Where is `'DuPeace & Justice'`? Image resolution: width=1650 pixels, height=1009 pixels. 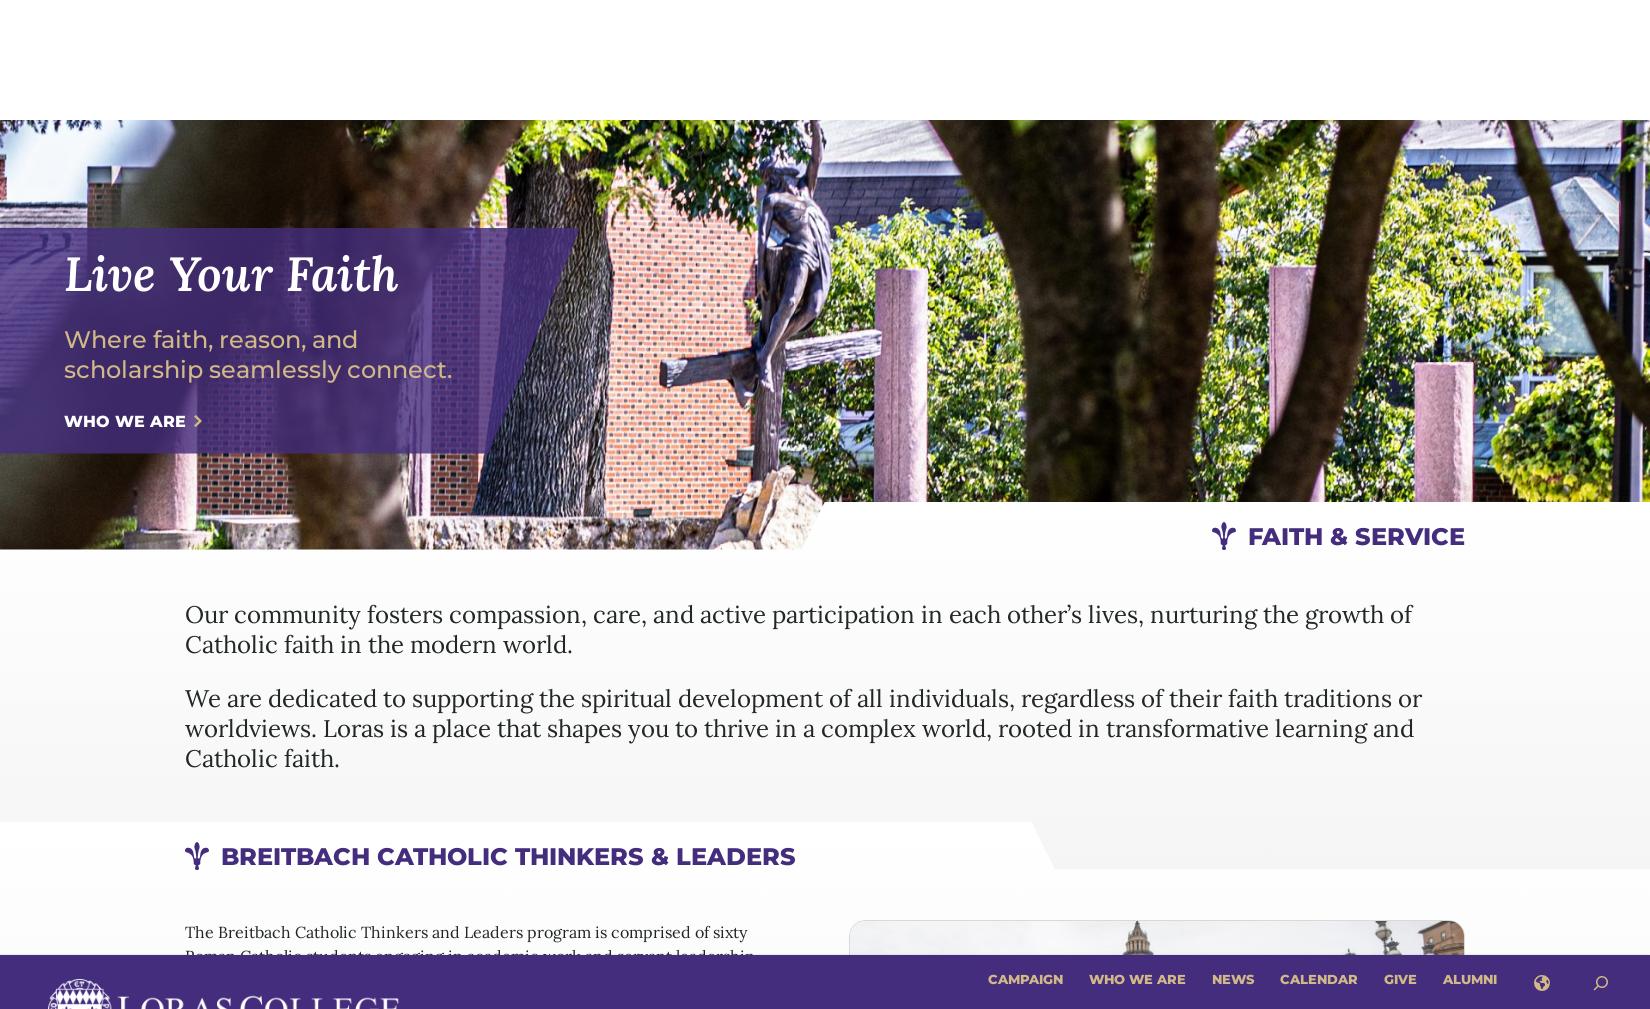
'DuPeace & Justice' is located at coordinates (931, 519).